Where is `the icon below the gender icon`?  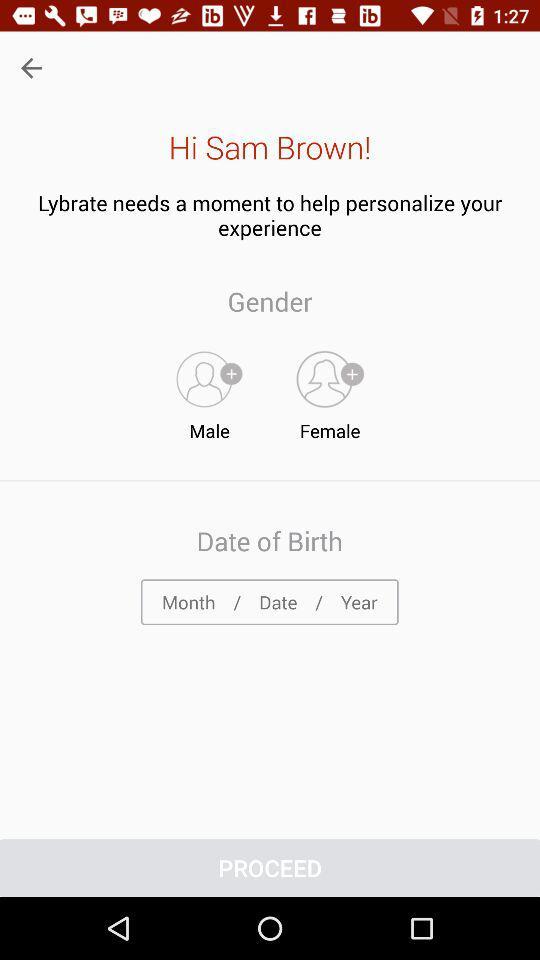
the icon below the gender icon is located at coordinates (330, 390).